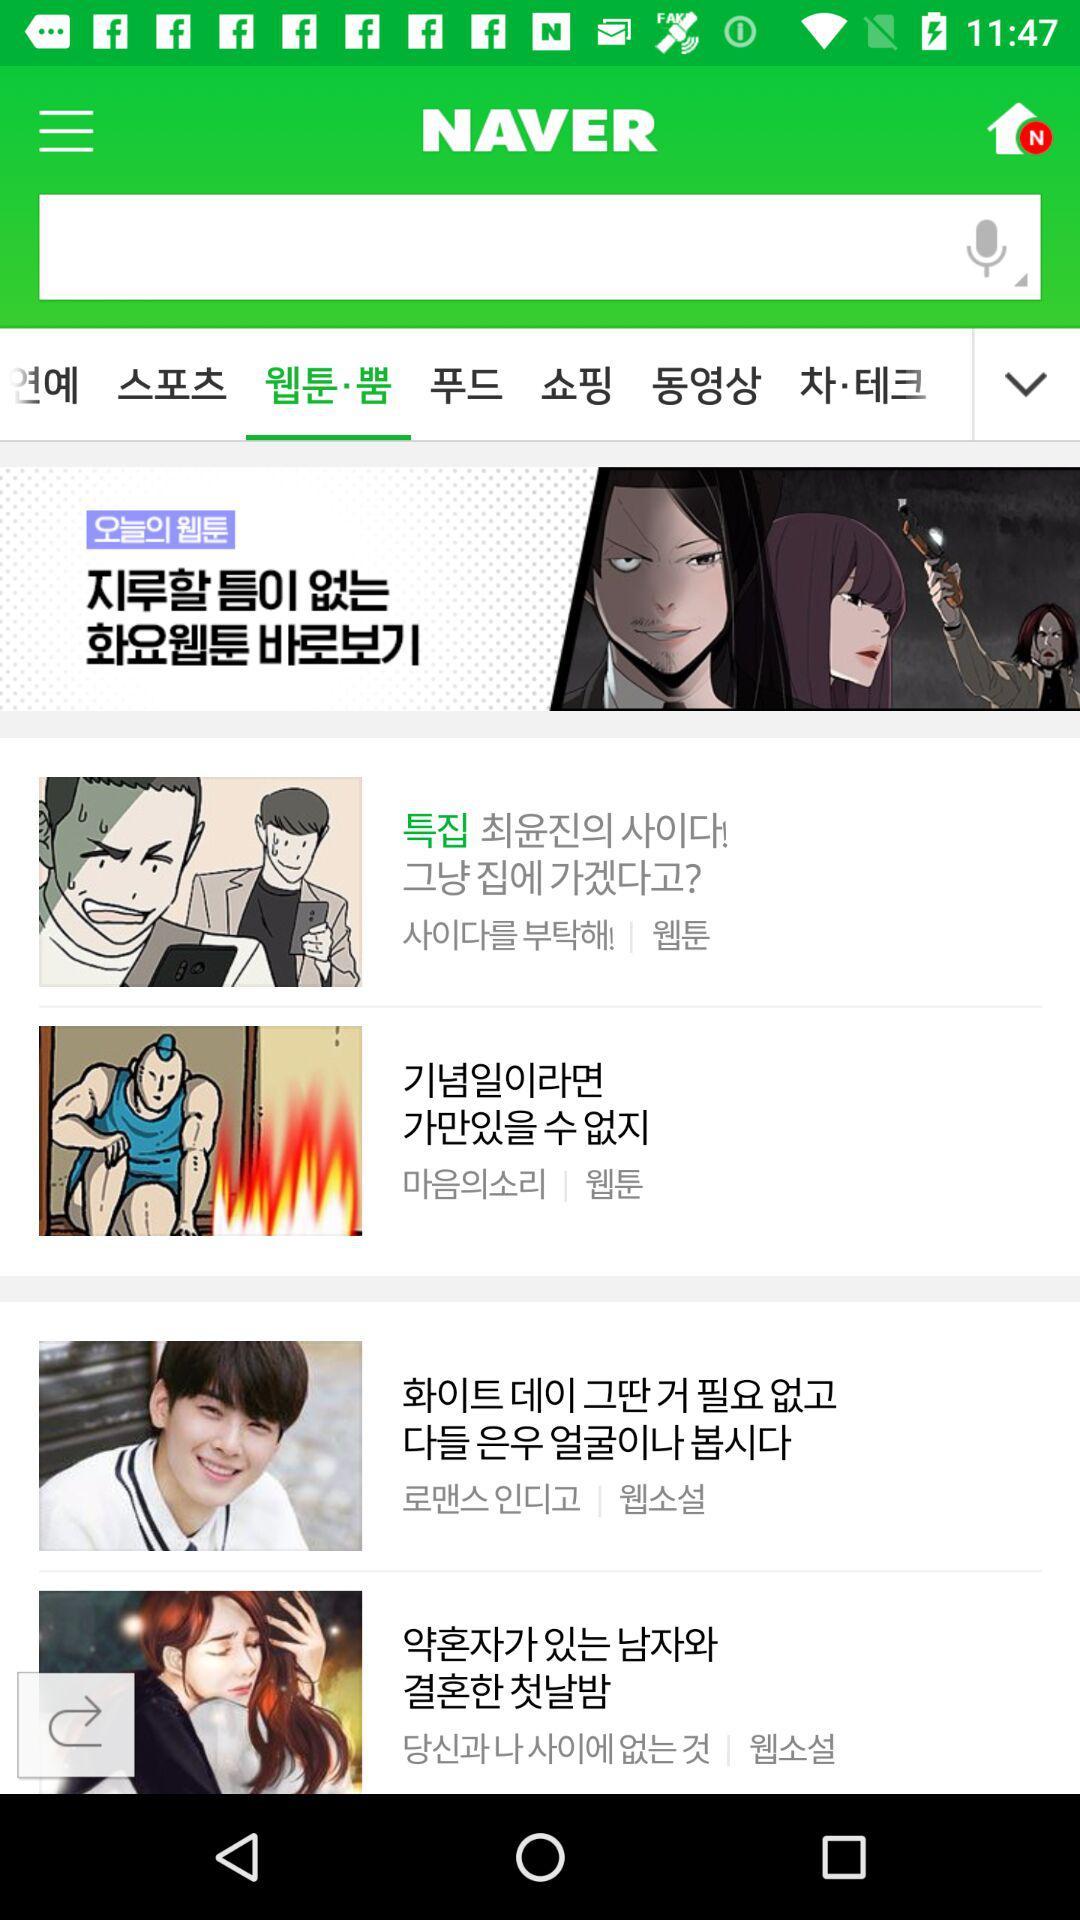  What do you see at coordinates (75, 1725) in the screenshot?
I see `the redo icon` at bounding box center [75, 1725].